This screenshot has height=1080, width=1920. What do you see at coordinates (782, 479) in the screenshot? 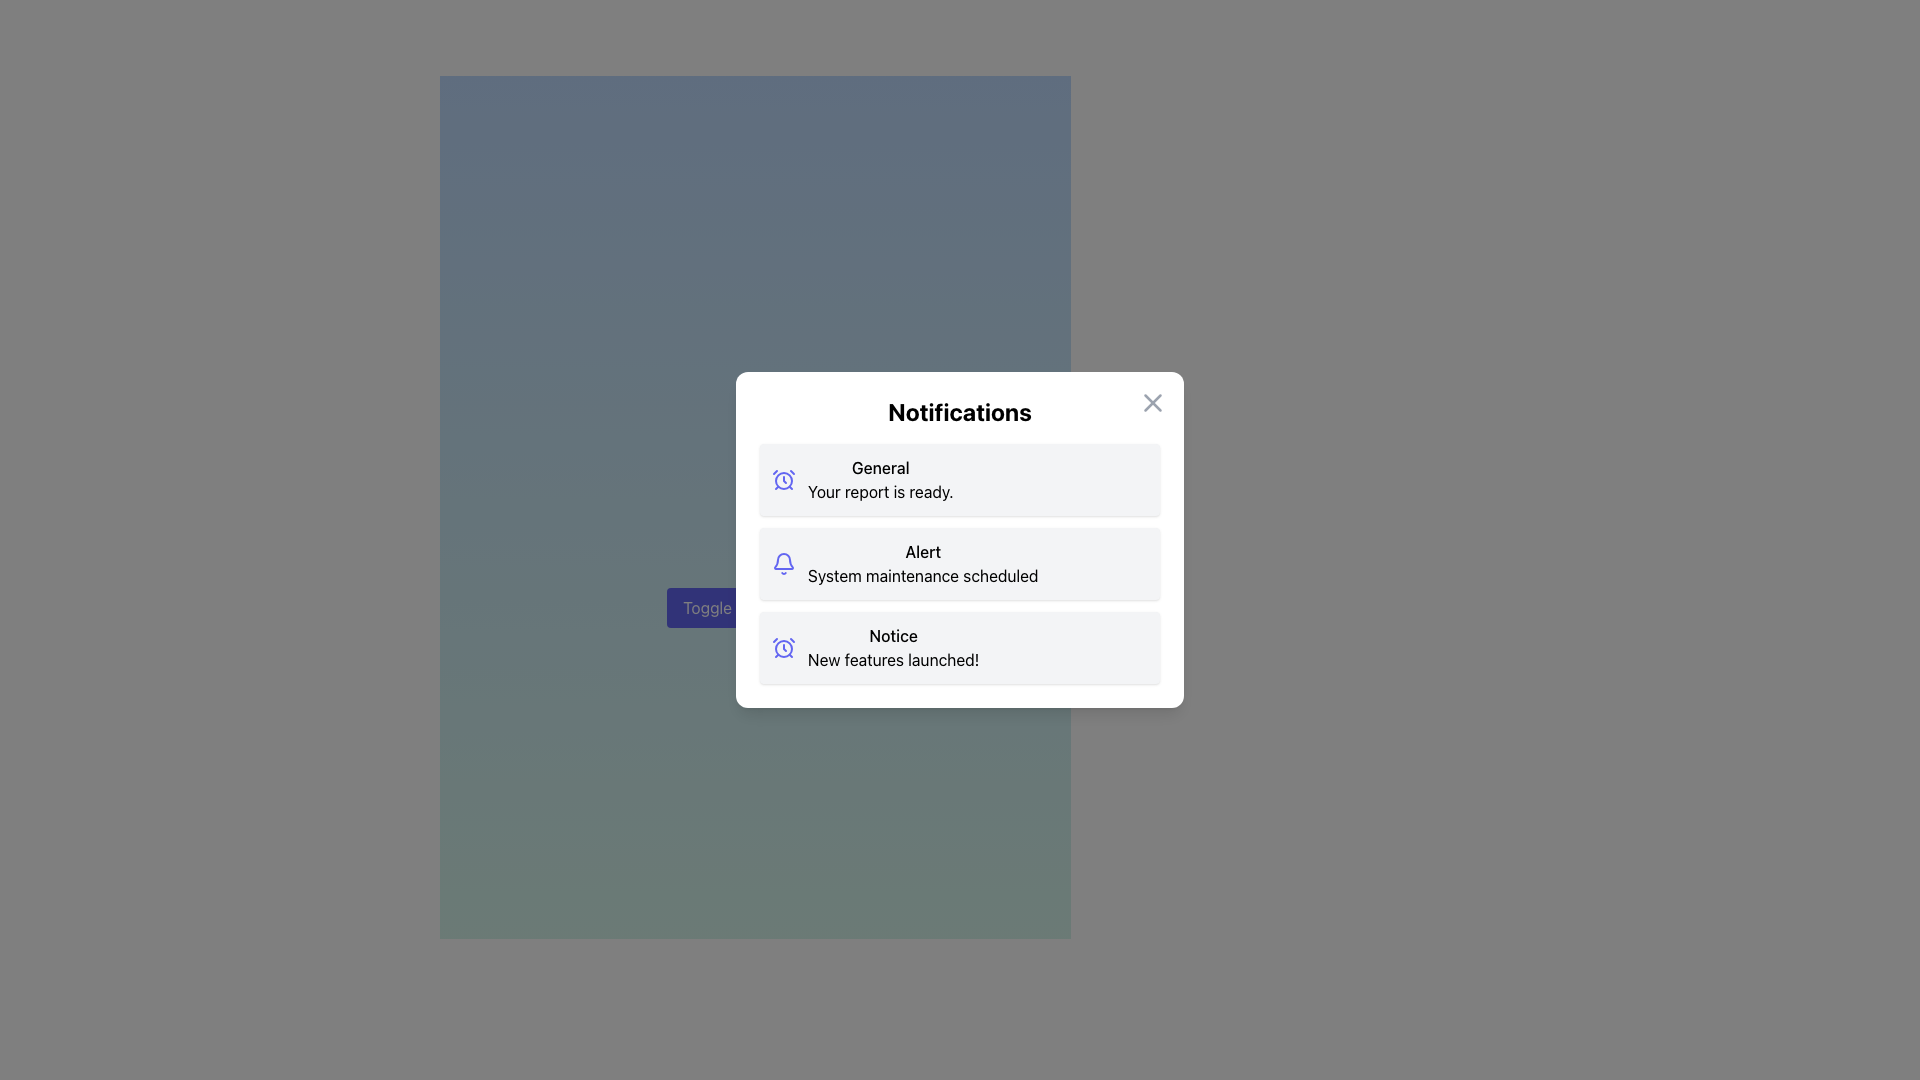
I see `the circular alarm clock icon with an indigo stroke outline, positioned to the left of the 'General' notification text and above 'Your report is ready.'` at bounding box center [782, 479].